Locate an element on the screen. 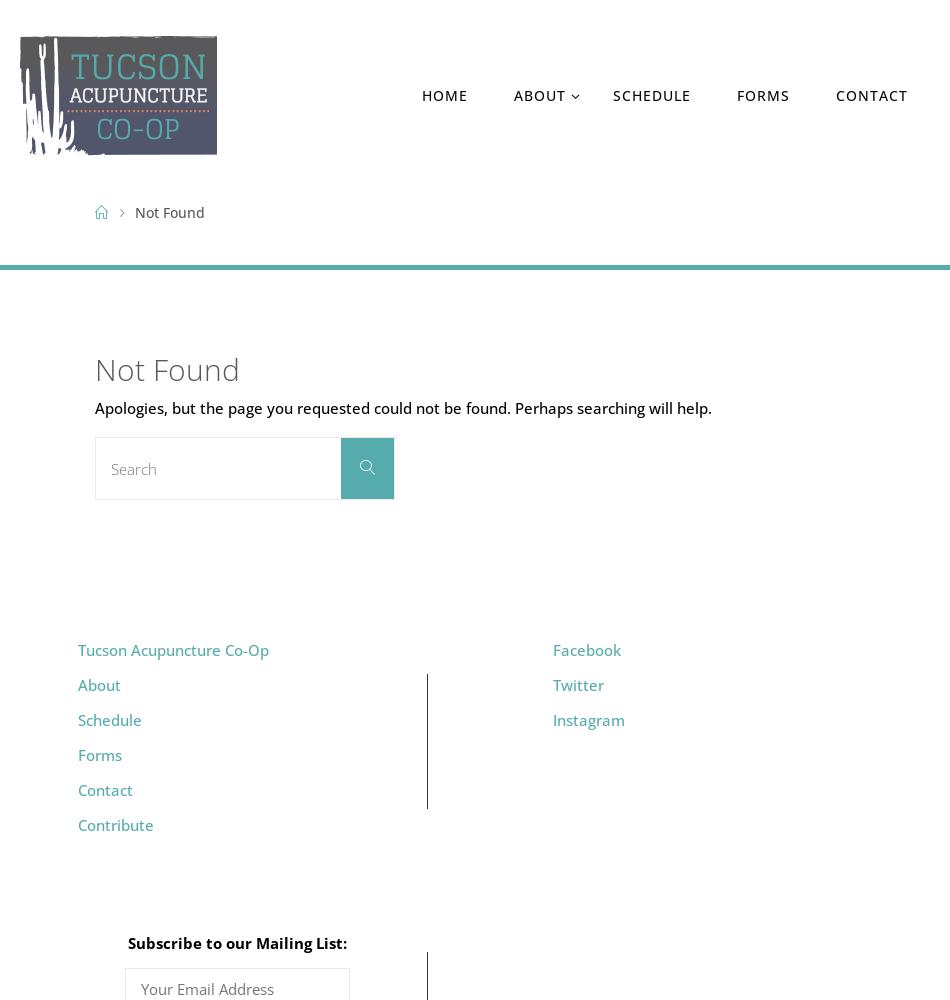 This screenshot has height=1000, width=950. 'Forms' is located at coordinates (98, 754).